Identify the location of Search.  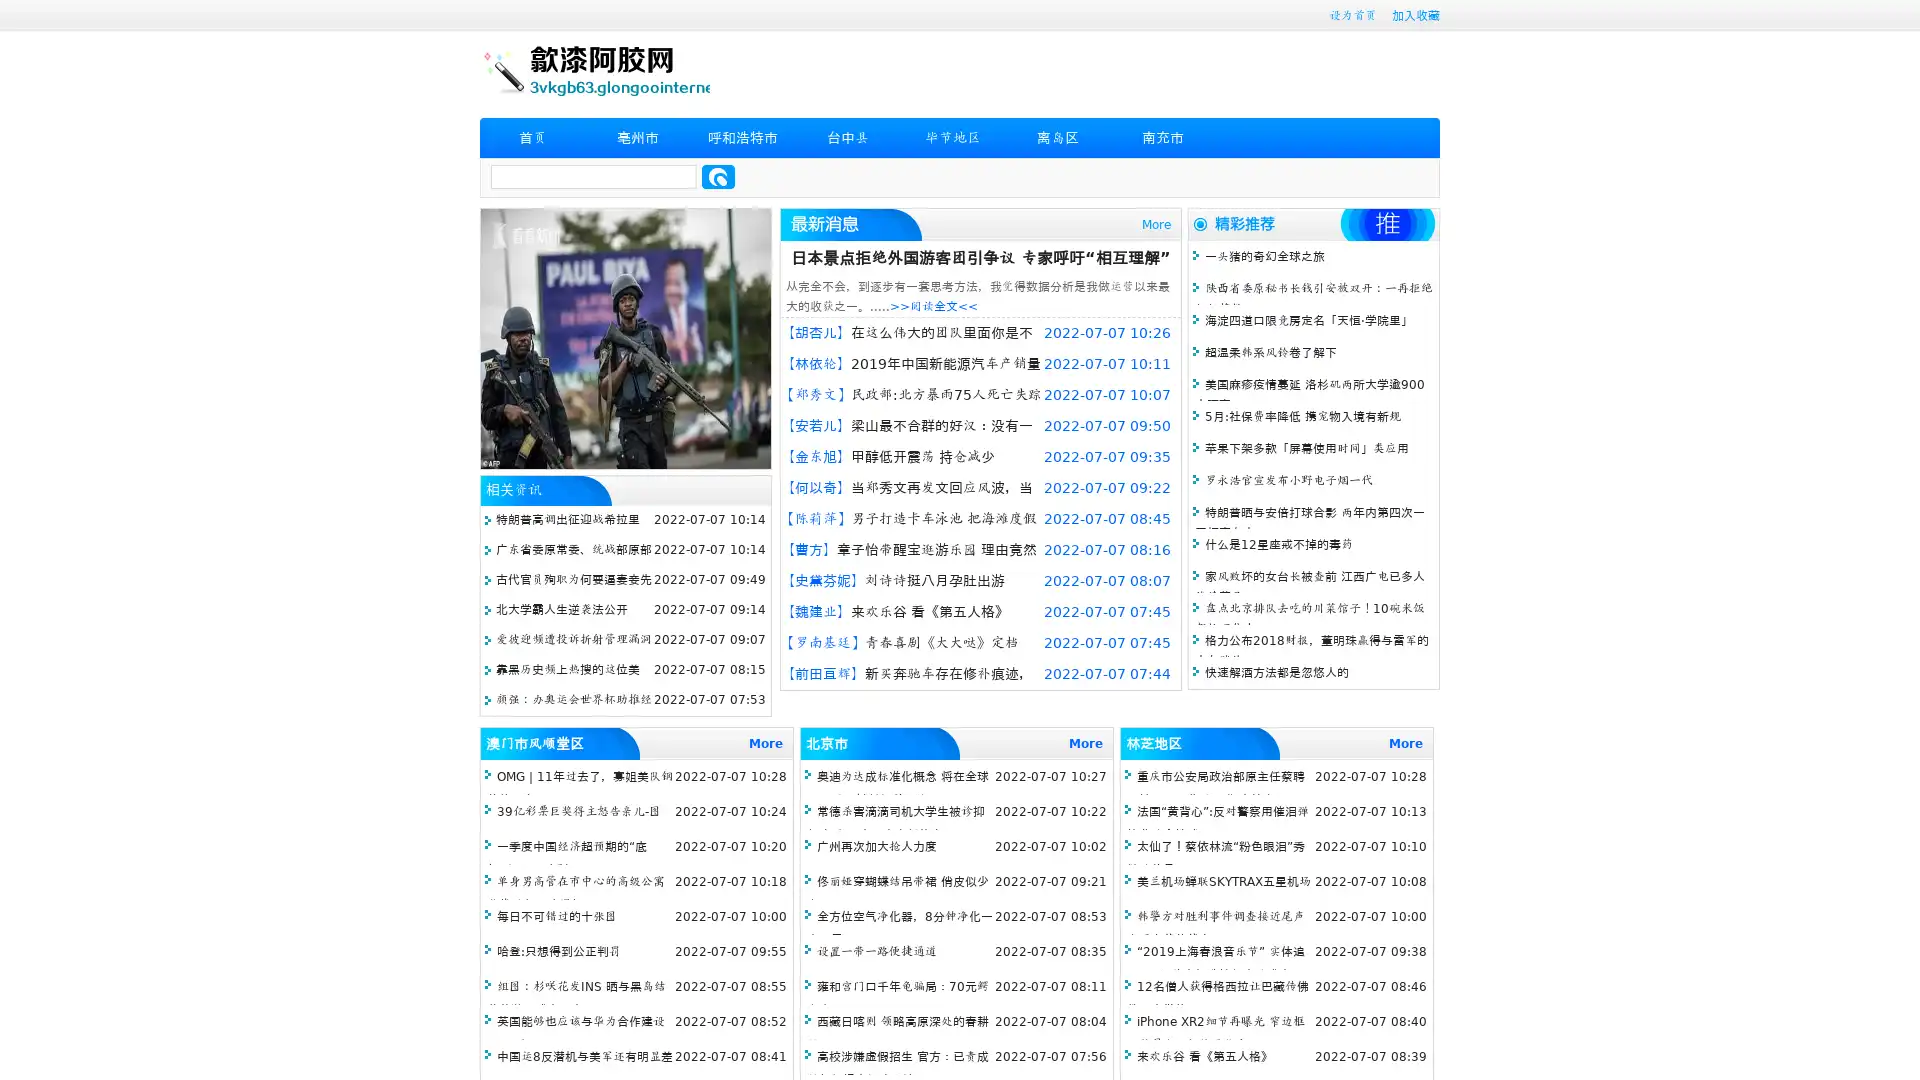
(718, 176).